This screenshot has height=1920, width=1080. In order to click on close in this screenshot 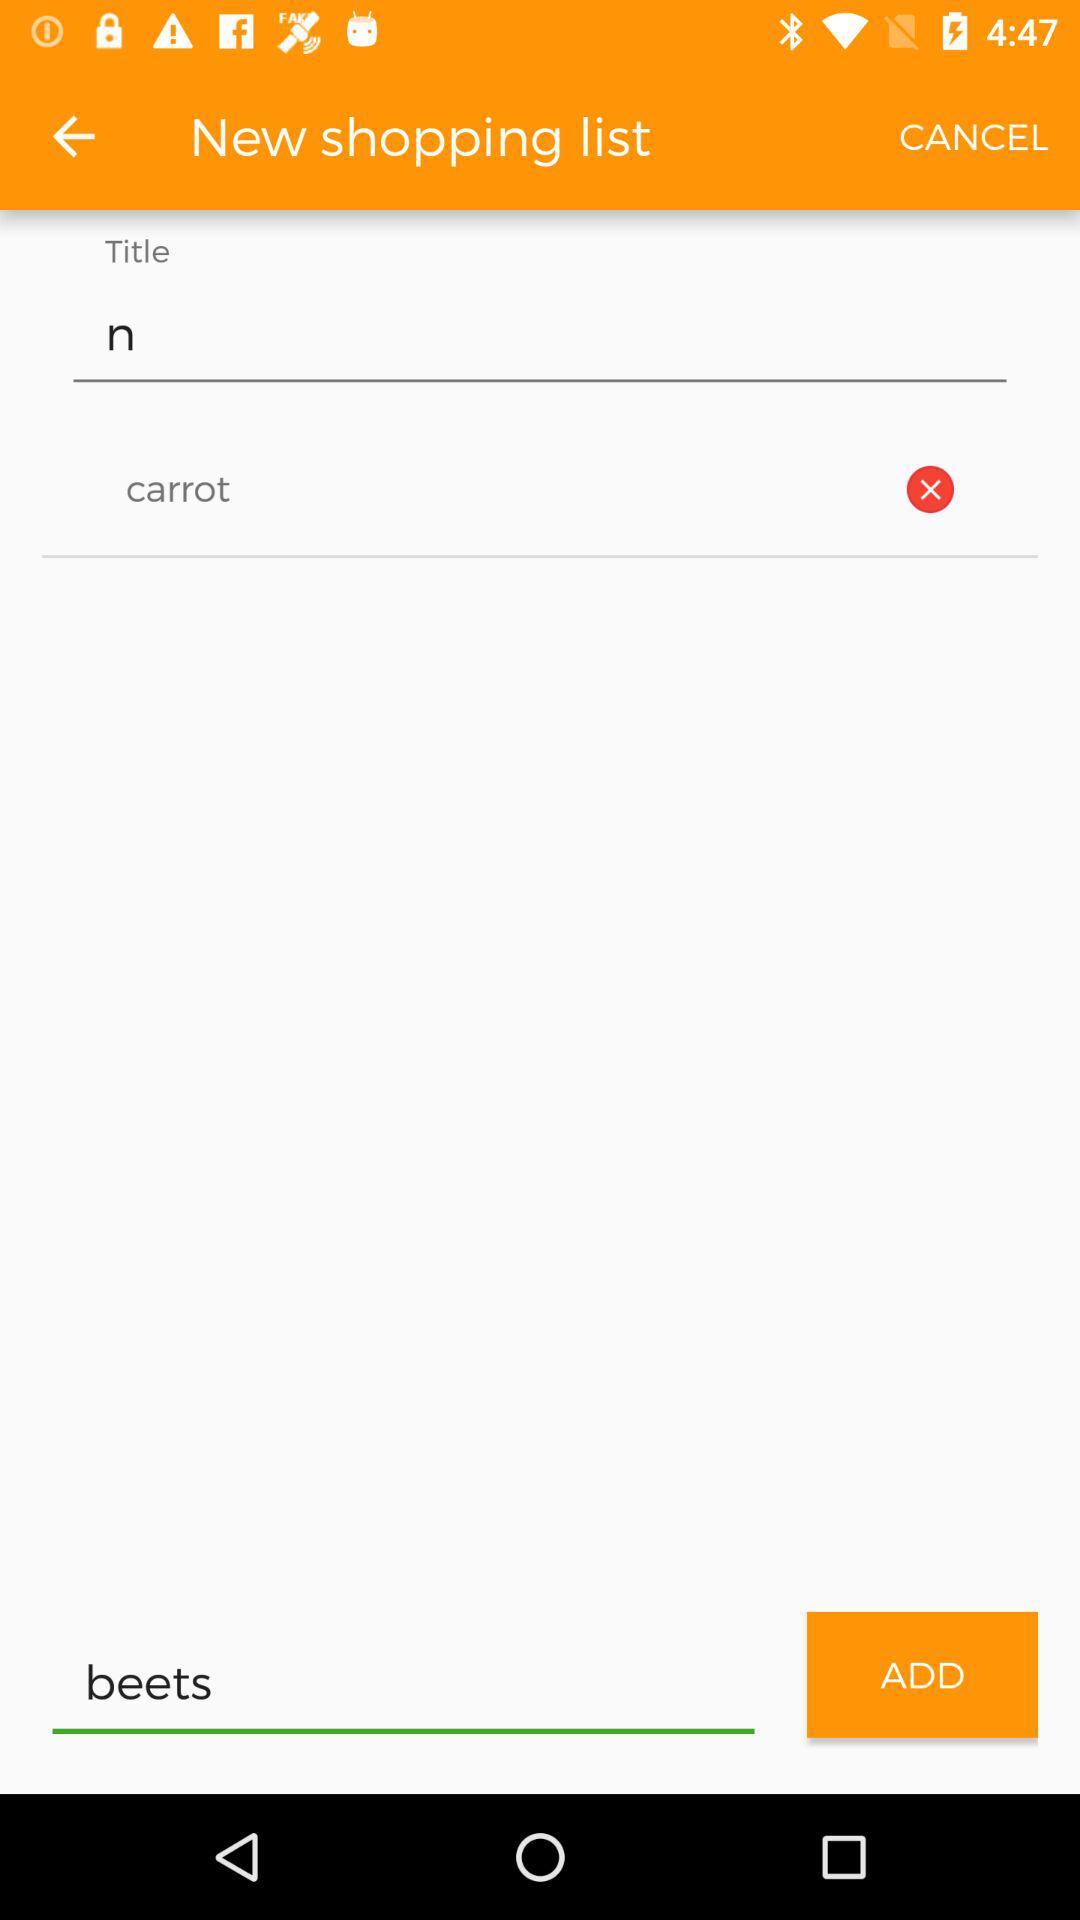, I will do `click(930, 489)`.